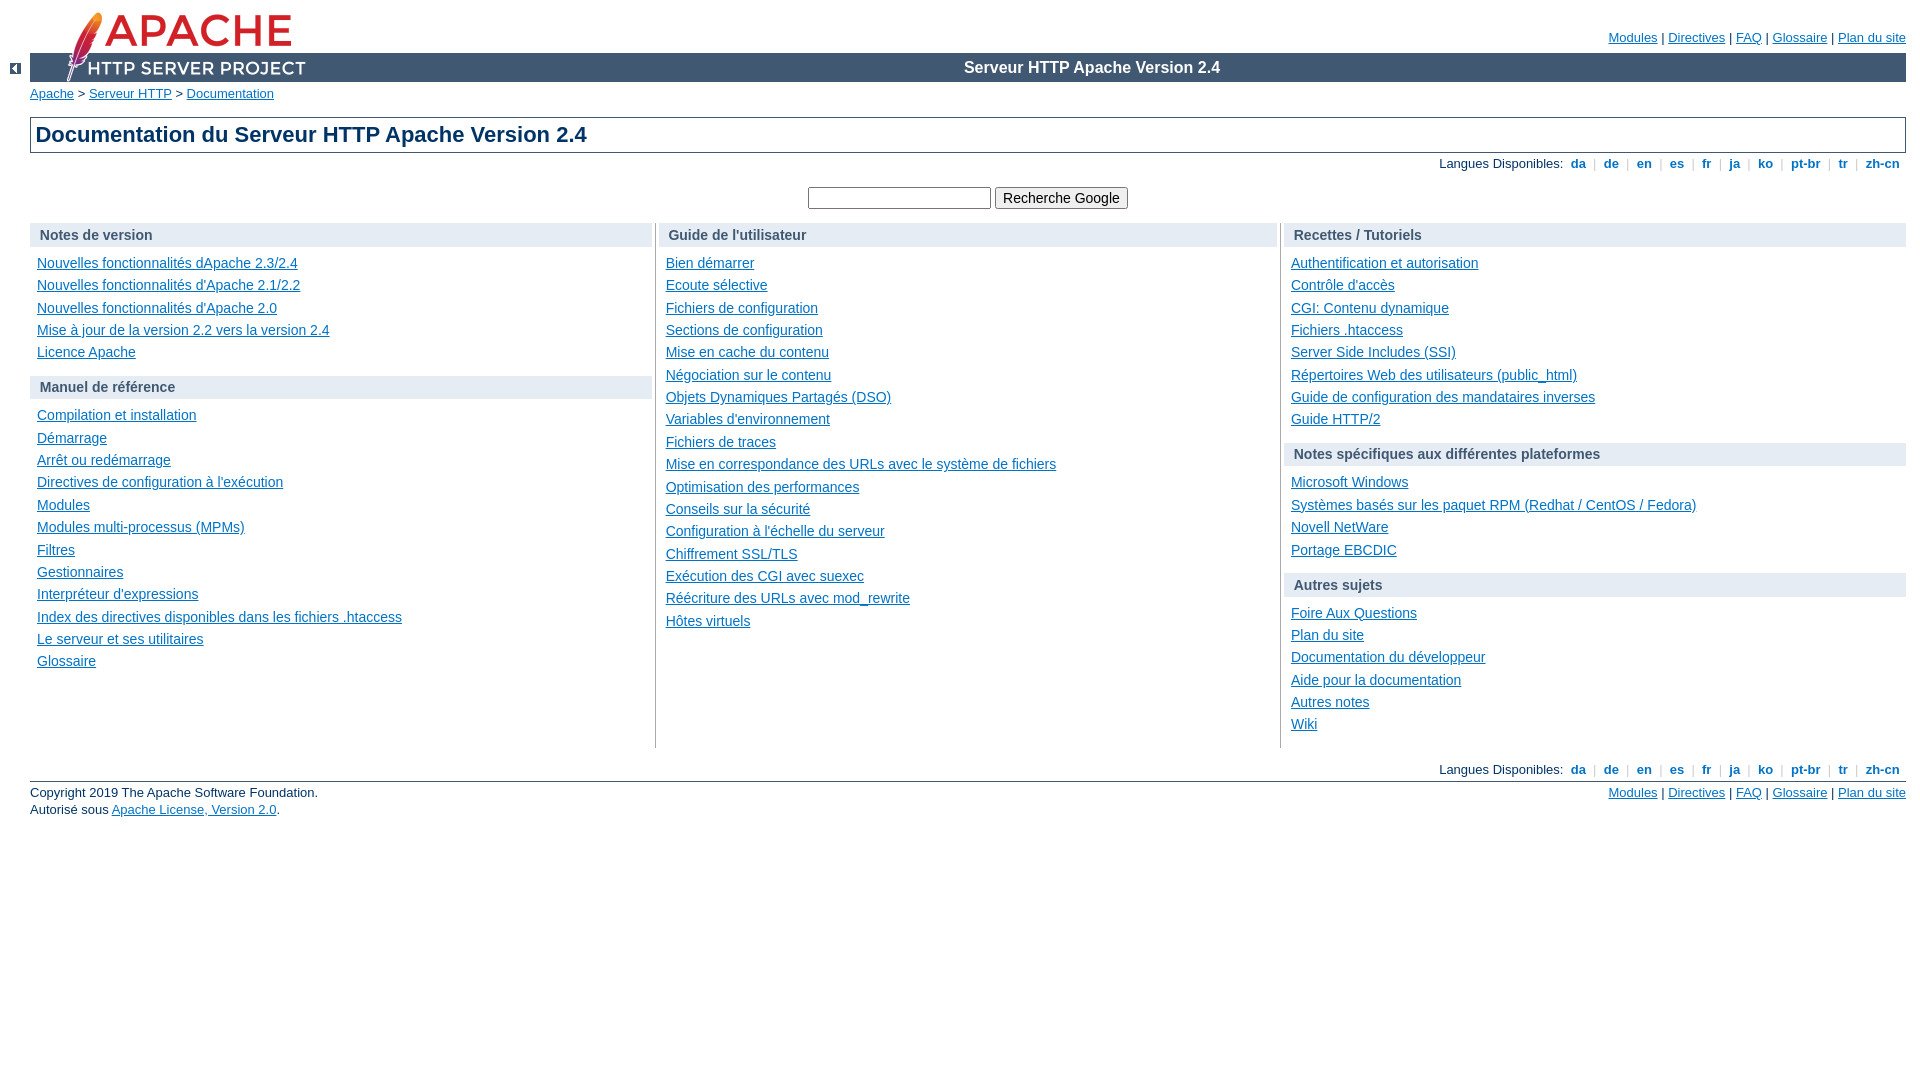 The image size is (1920, 1080). Describe the element at coordinates (1632, 791) in the screenshot. I see `'Modules'` at that location.